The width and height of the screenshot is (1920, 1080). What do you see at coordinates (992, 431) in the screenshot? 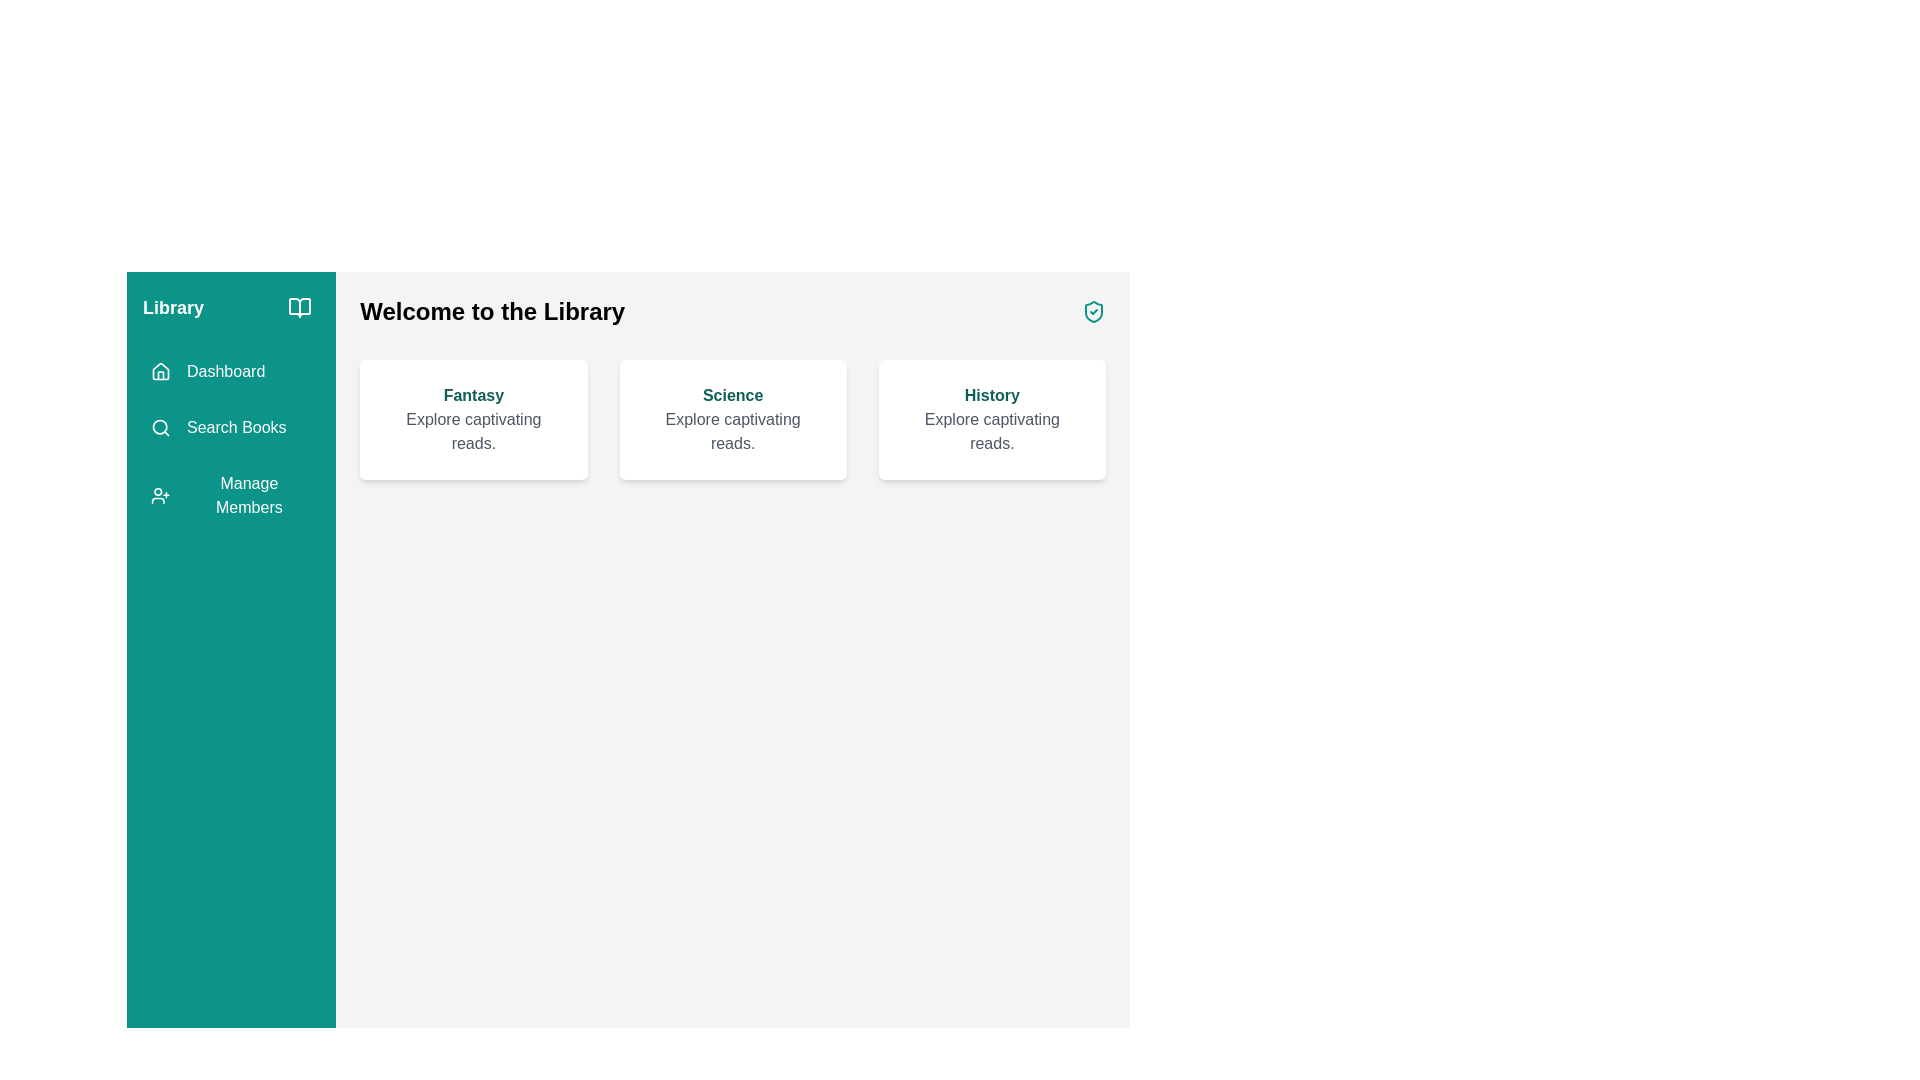
I see `descriptive text block located below the 'History' heading within the 'History' card, which provides additional information about the section` at bounding box center [992, 431].